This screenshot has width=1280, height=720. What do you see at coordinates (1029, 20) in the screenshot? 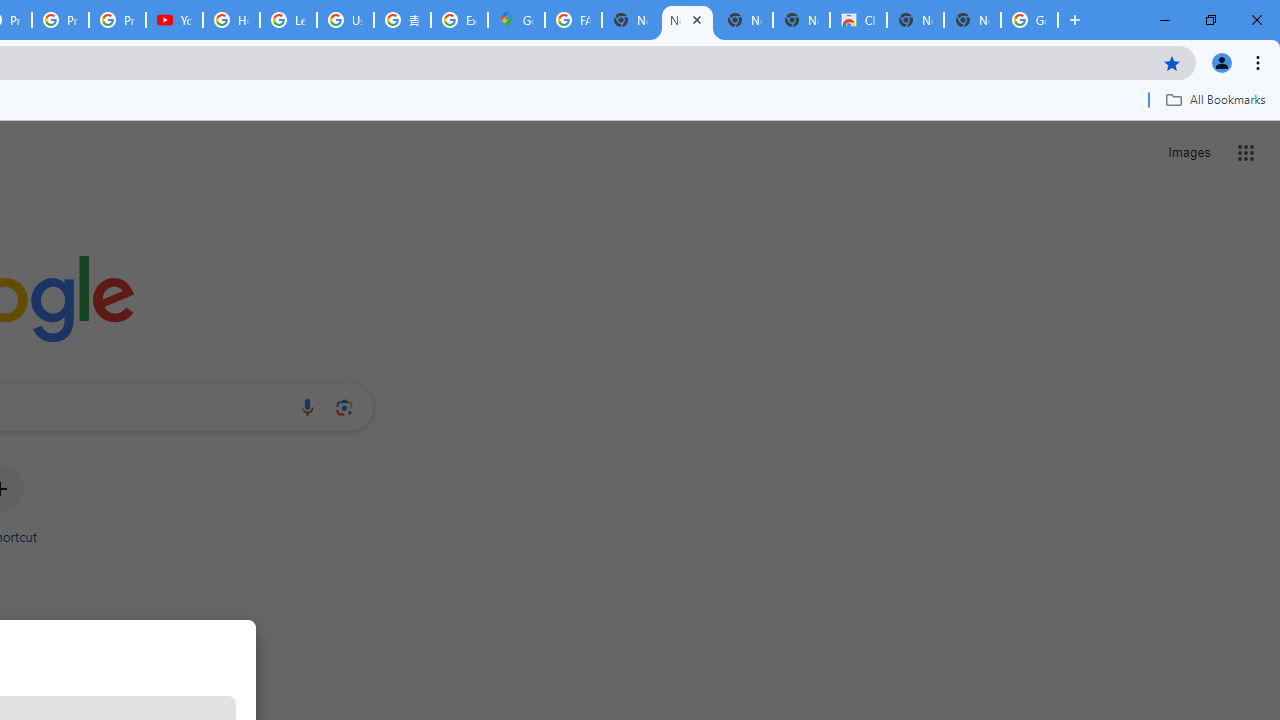
I see `'Google Images'` at bounding box center [1029, 20].